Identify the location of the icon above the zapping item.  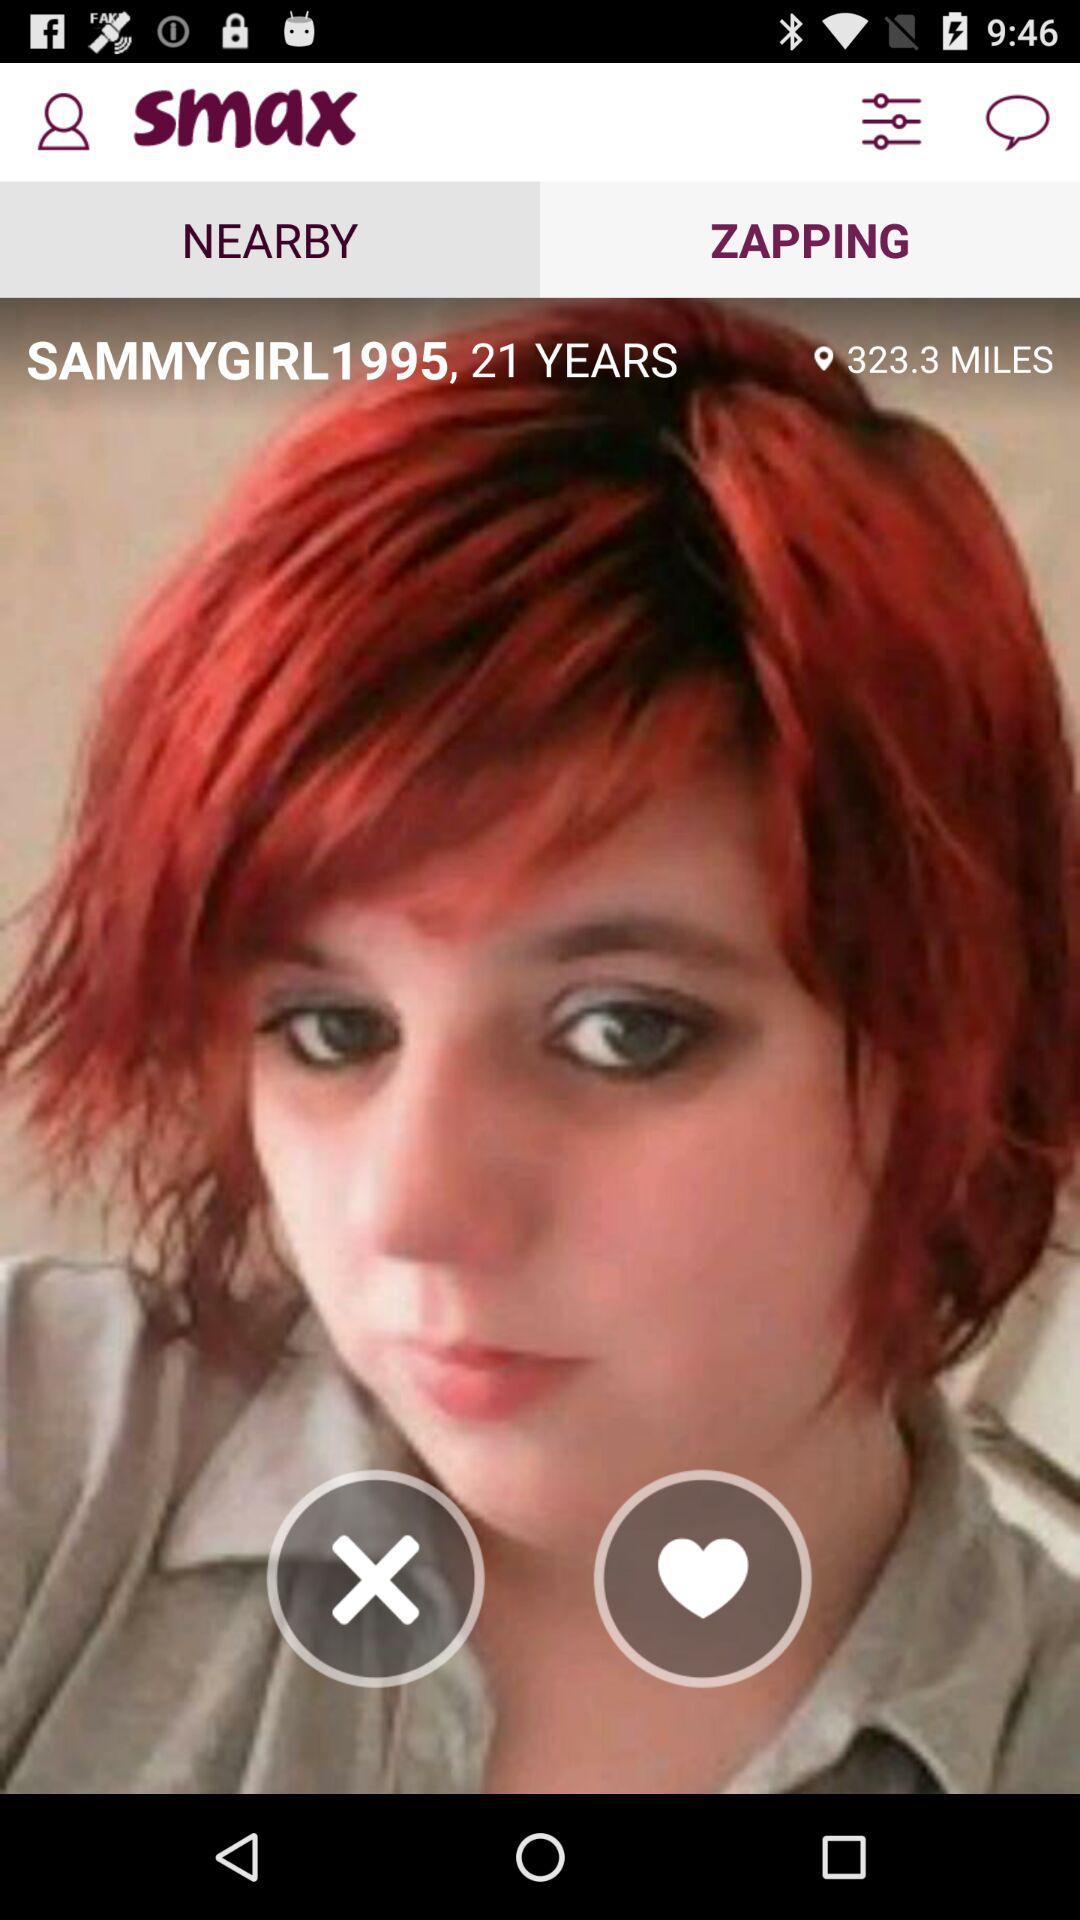
(890, 121).